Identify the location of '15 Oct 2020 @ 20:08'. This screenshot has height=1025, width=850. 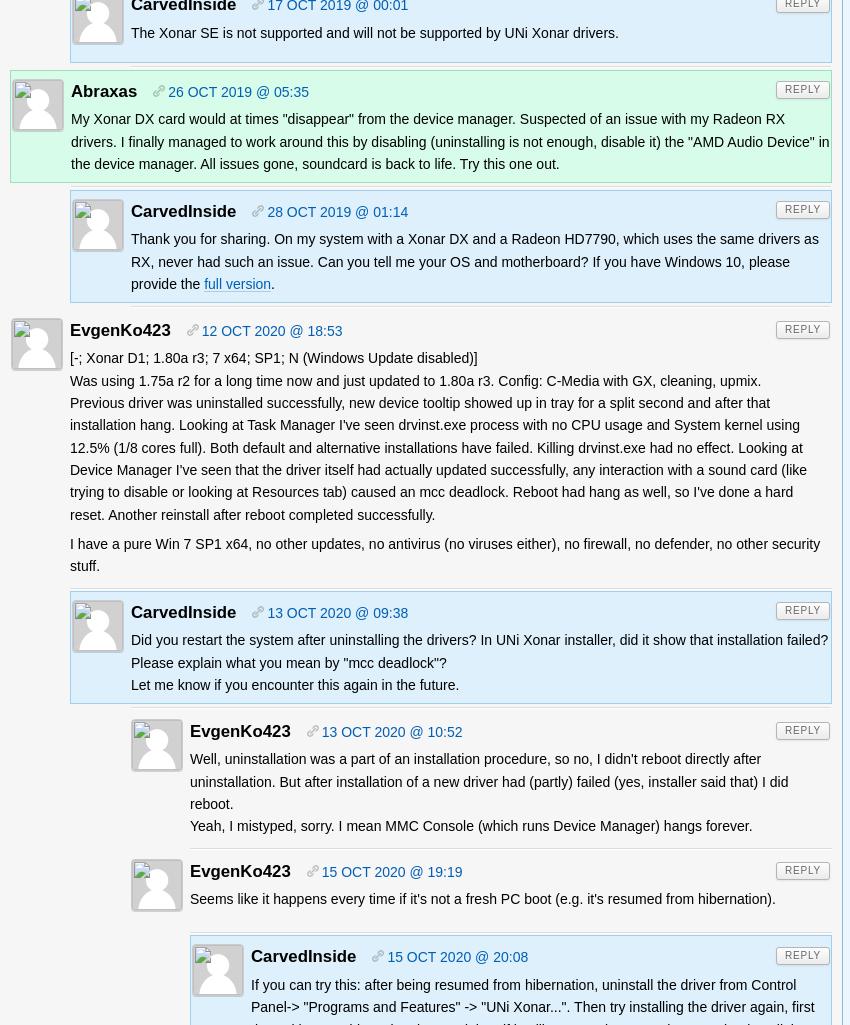
(456, 957).